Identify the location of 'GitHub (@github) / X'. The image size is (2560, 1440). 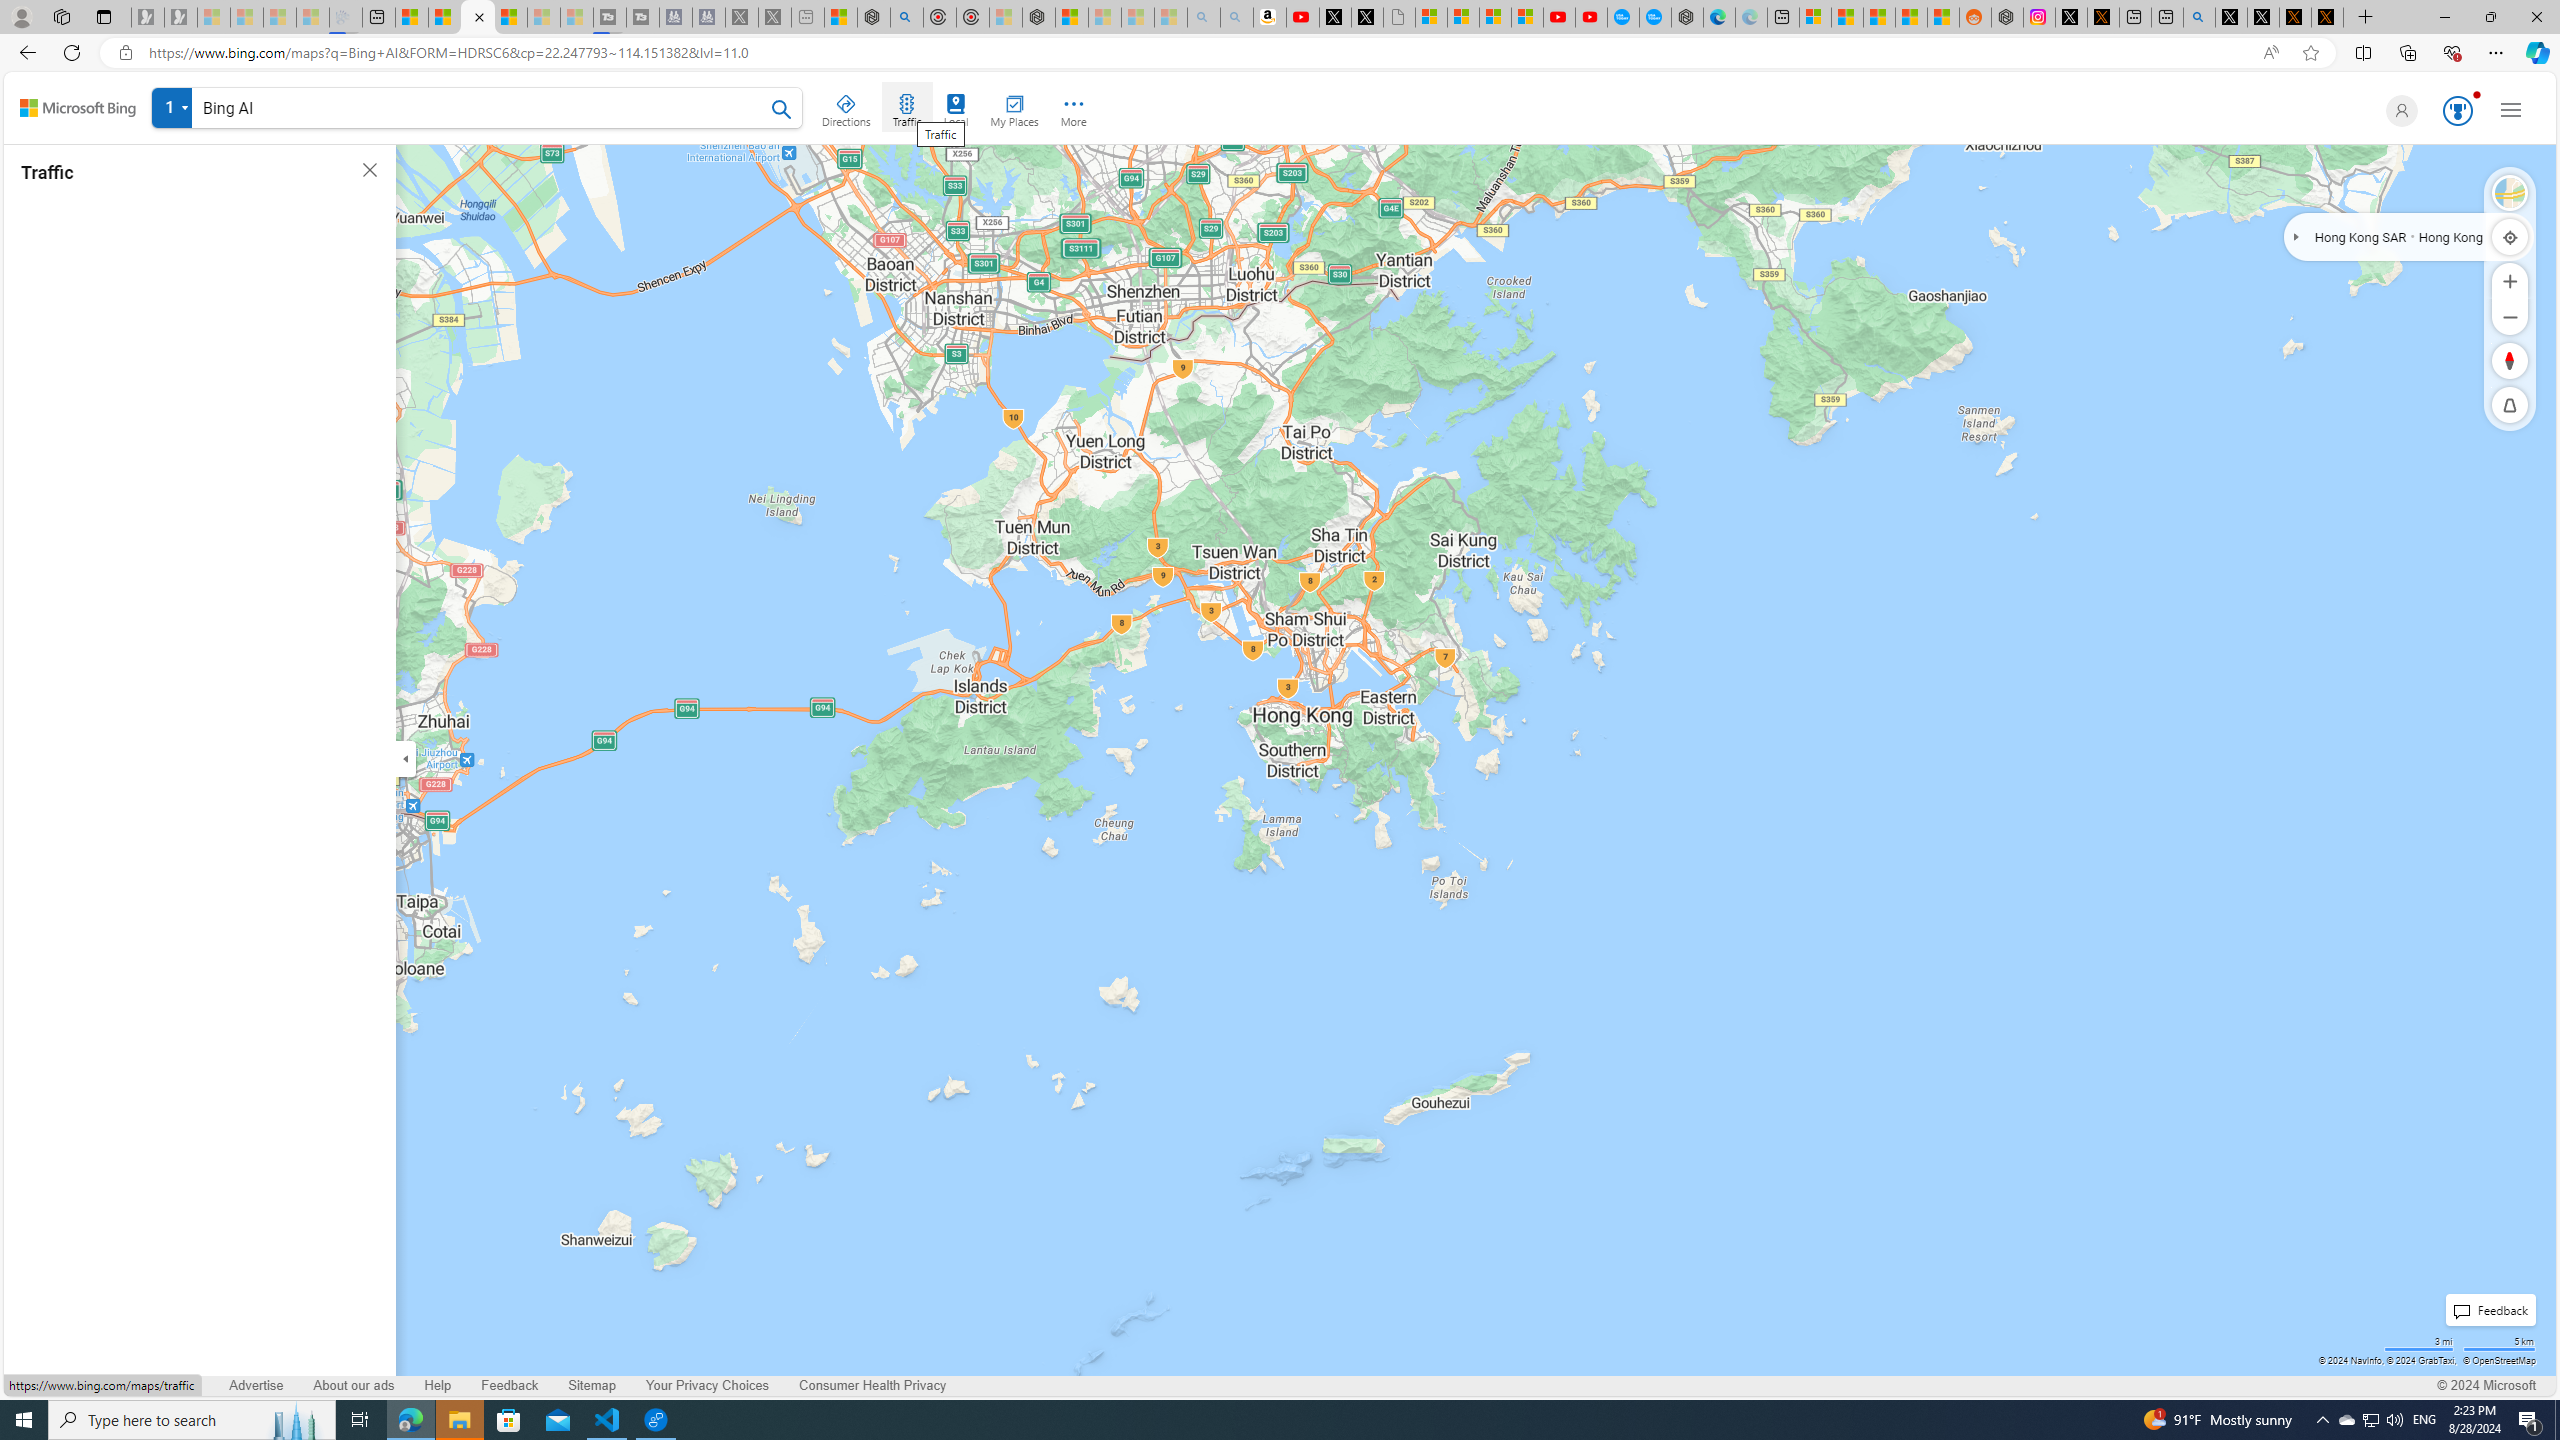
(2263, 16).